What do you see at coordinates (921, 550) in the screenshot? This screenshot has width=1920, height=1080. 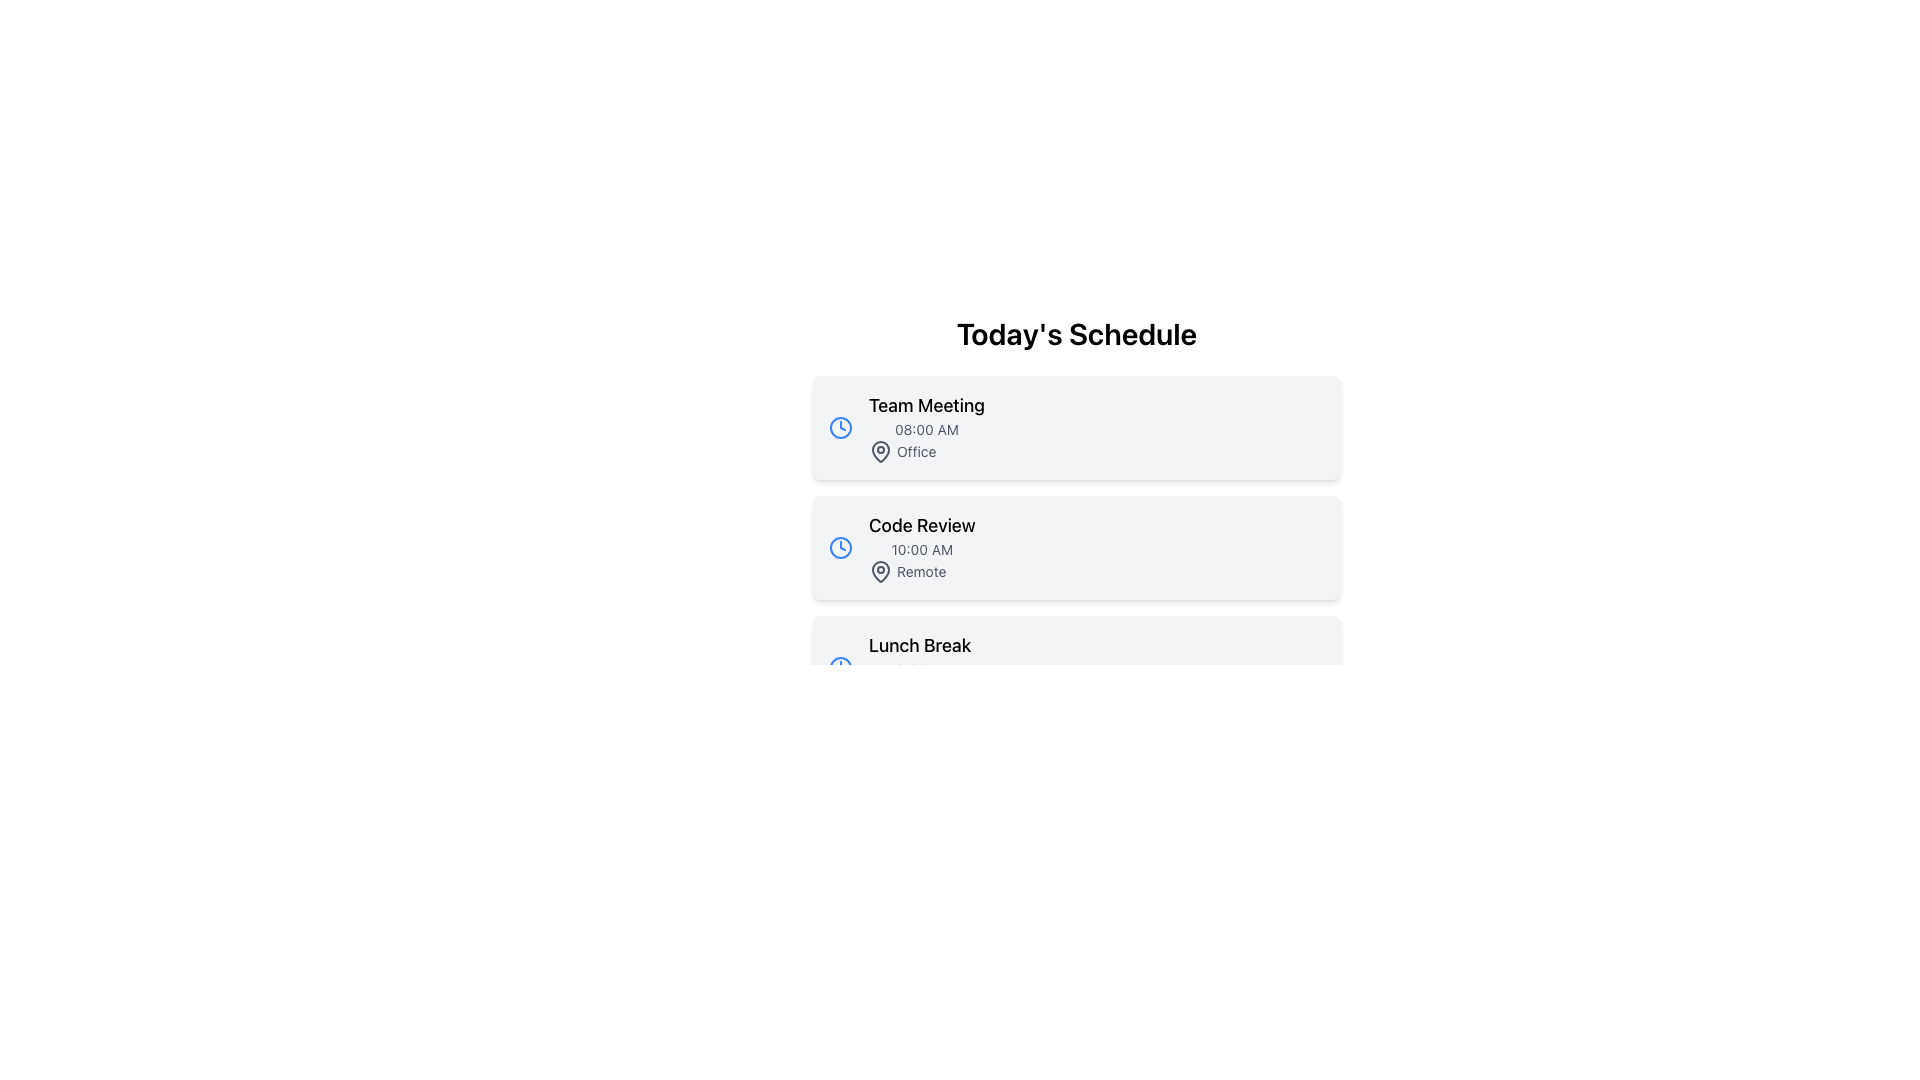 I see `text '10:00 AM' displayed in the Text Label for the 'Code Review' event located below the title and above the 'Remote' text` at bounding box center [921, 550].